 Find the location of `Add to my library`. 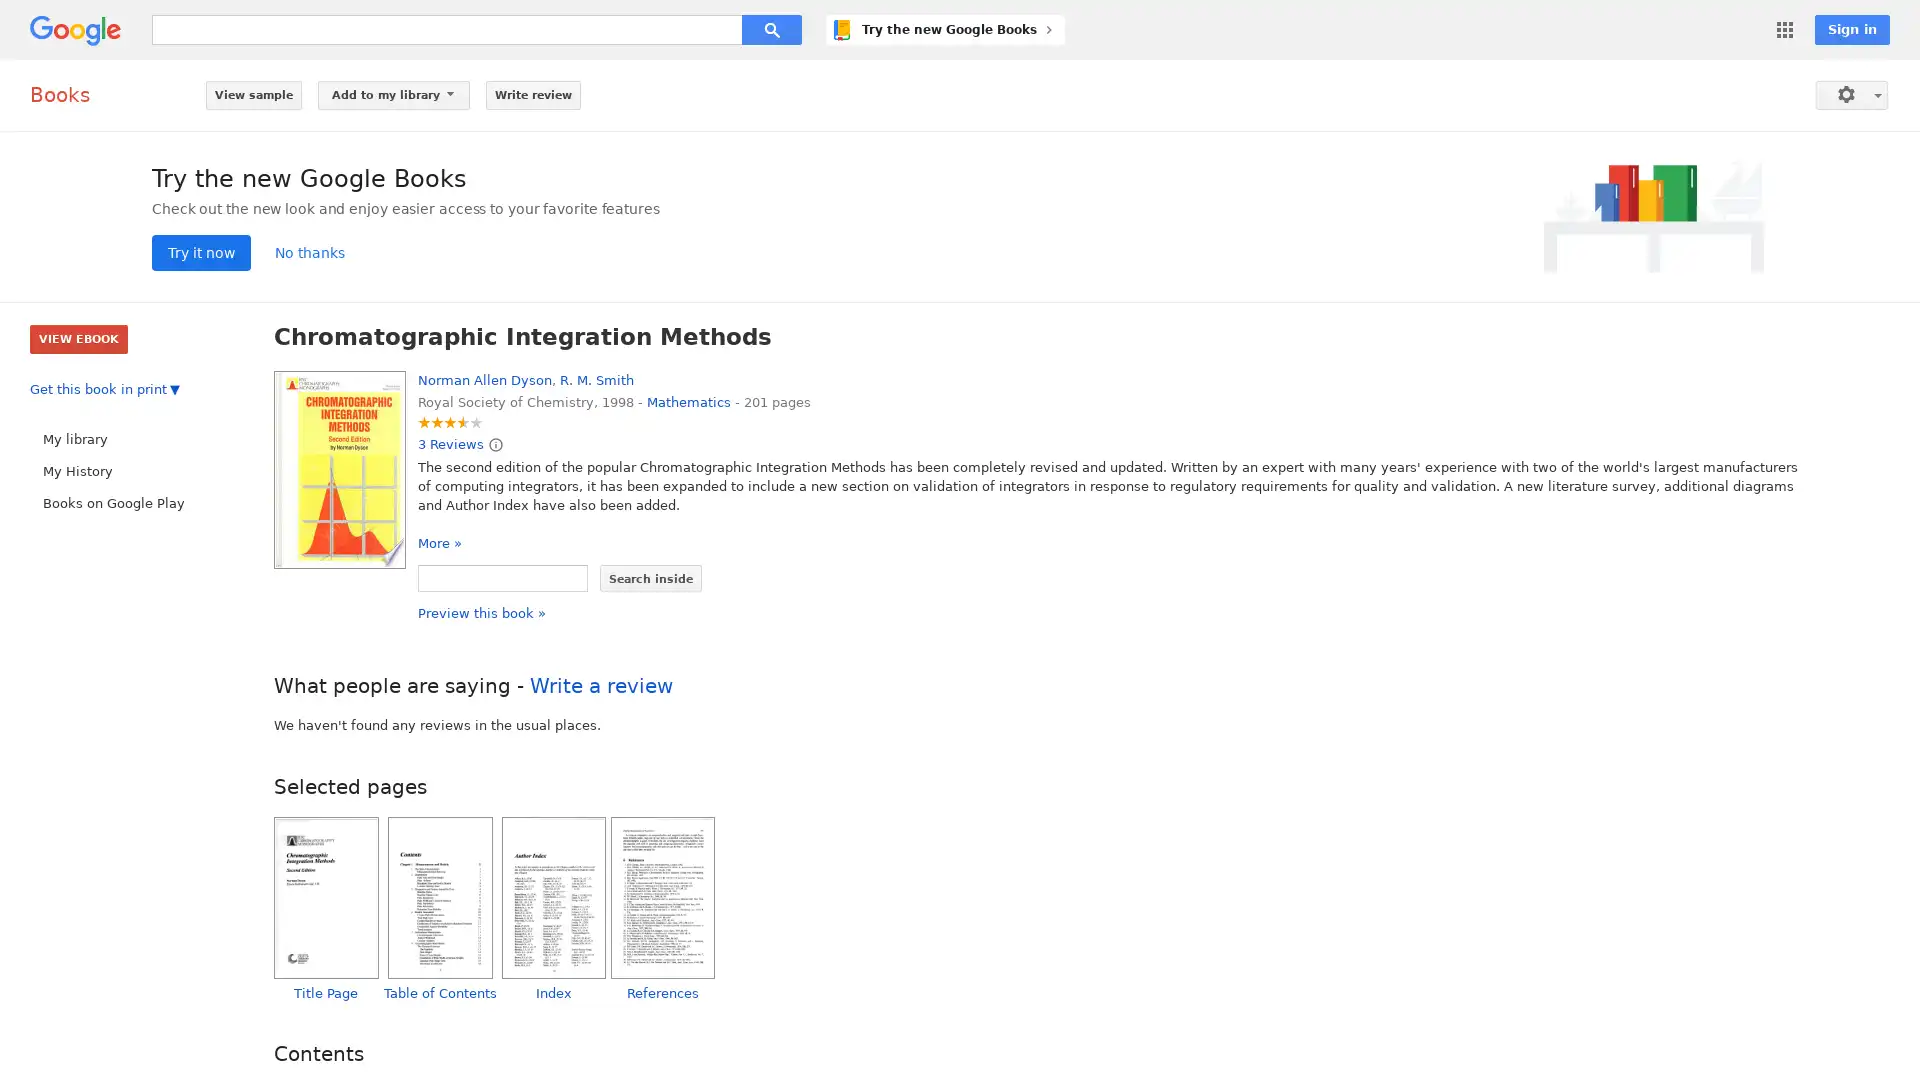

Add to my library is located at coordinates (393, 95).